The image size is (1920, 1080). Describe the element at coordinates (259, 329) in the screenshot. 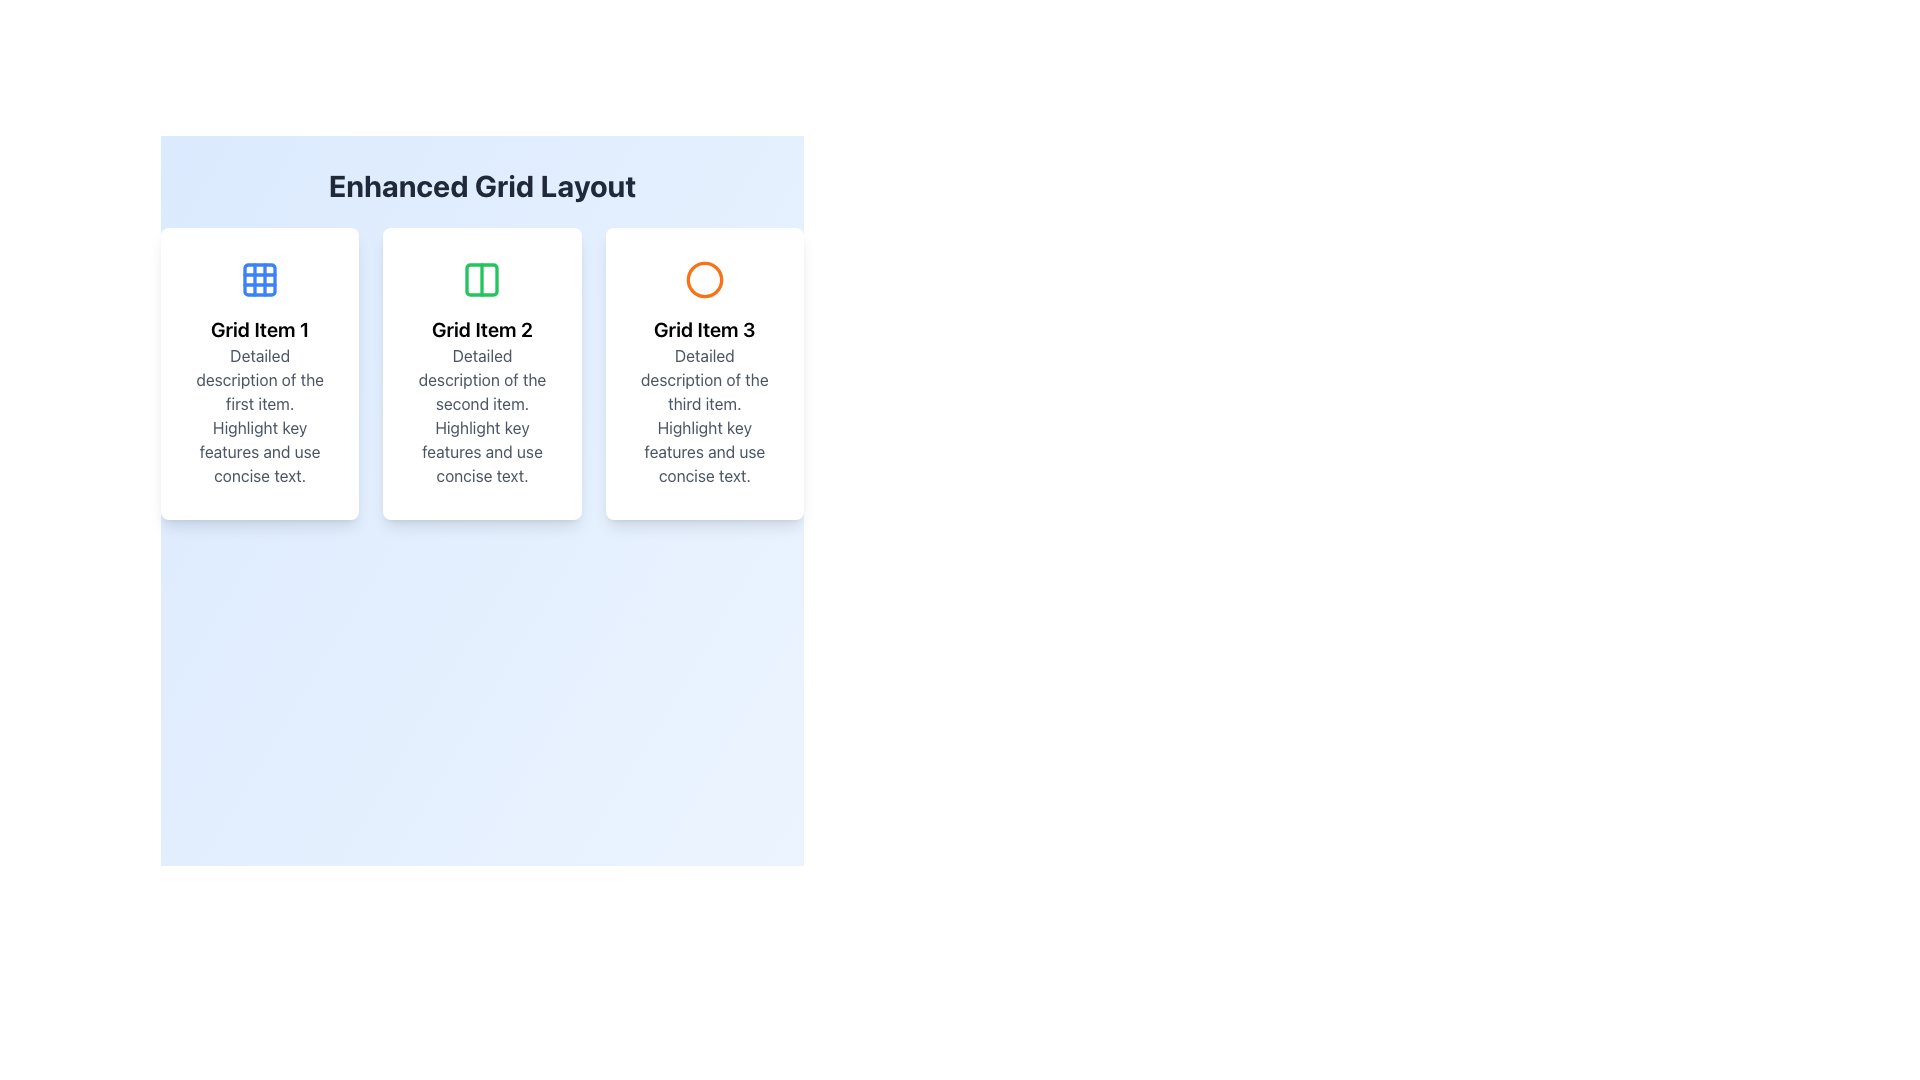

I see `the header element styled with the text 'Grid Item 1', which is bold and prominently placed near the top-center of the first card in the grid layout` at that location.